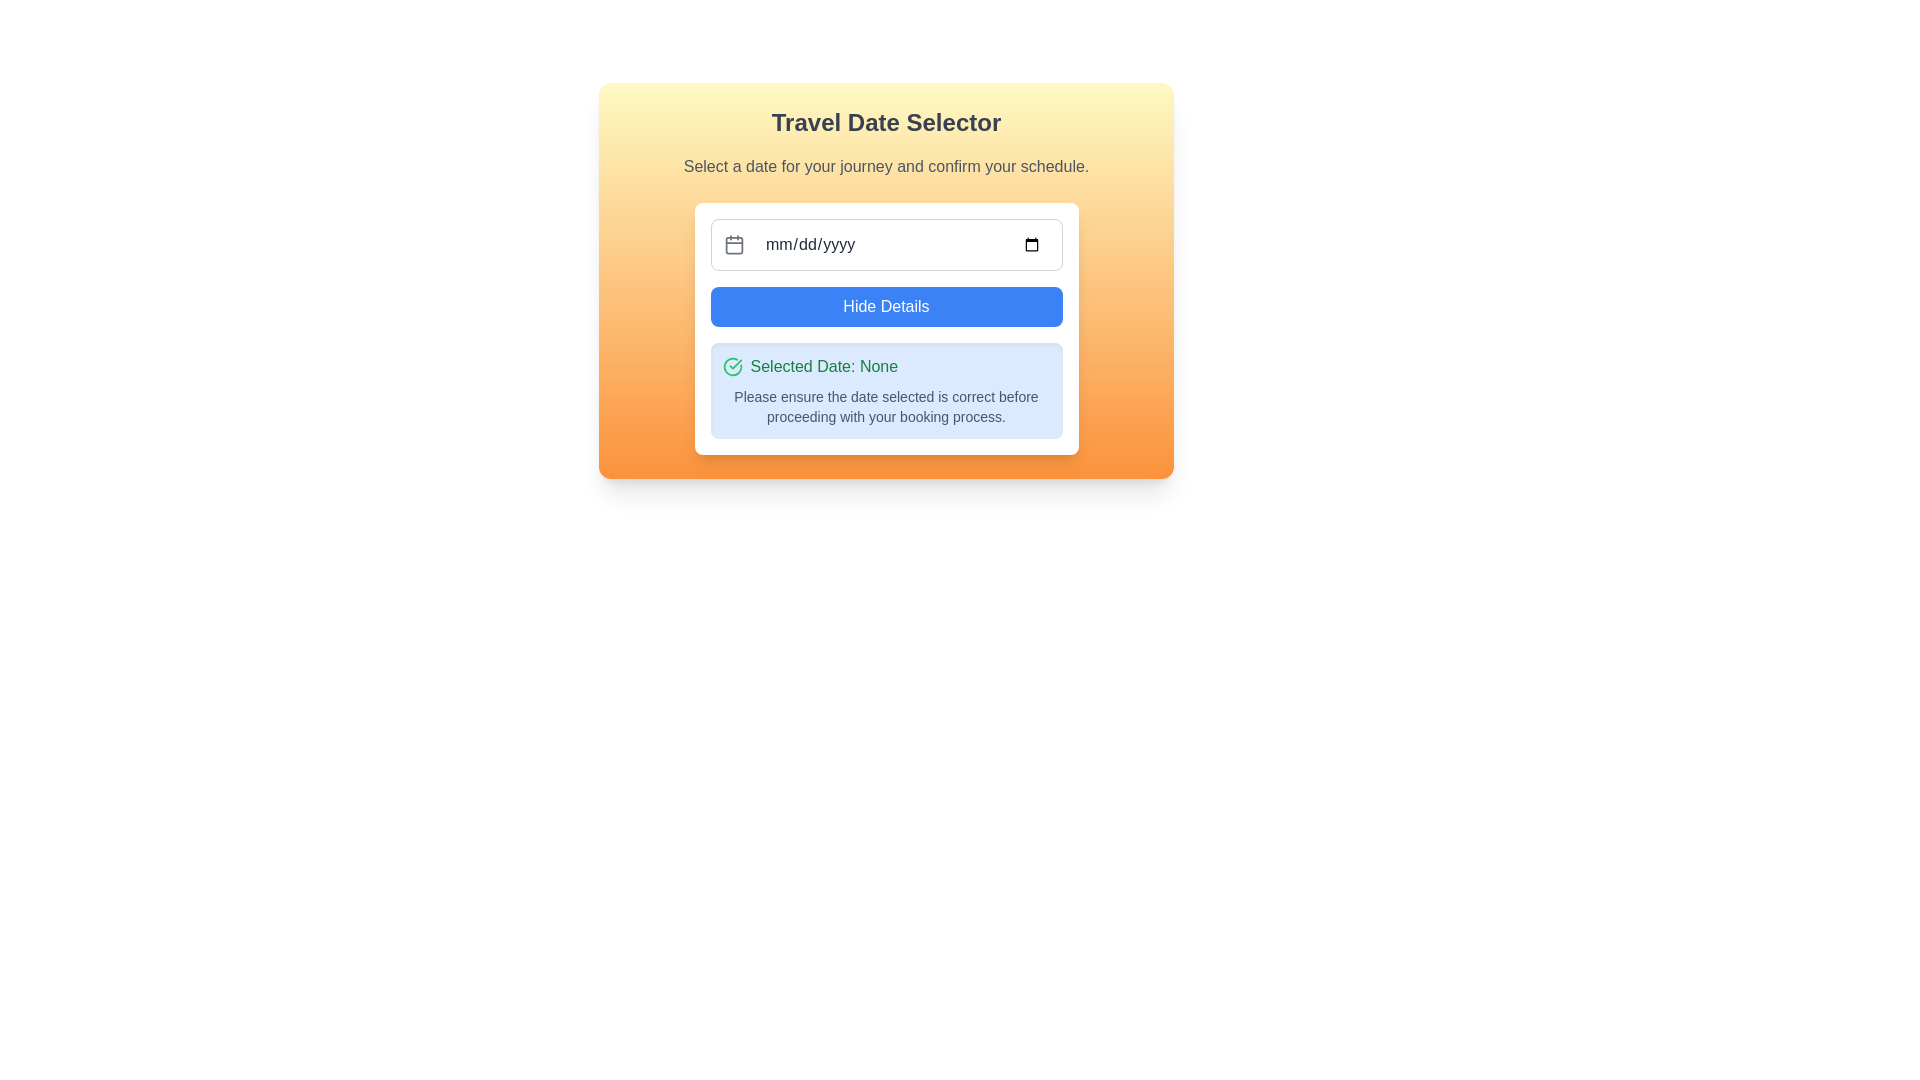  I want to click on the text label displaying 'Selected Date: None' in a green font located at the bottom section of a card UI, so click(824, 366).